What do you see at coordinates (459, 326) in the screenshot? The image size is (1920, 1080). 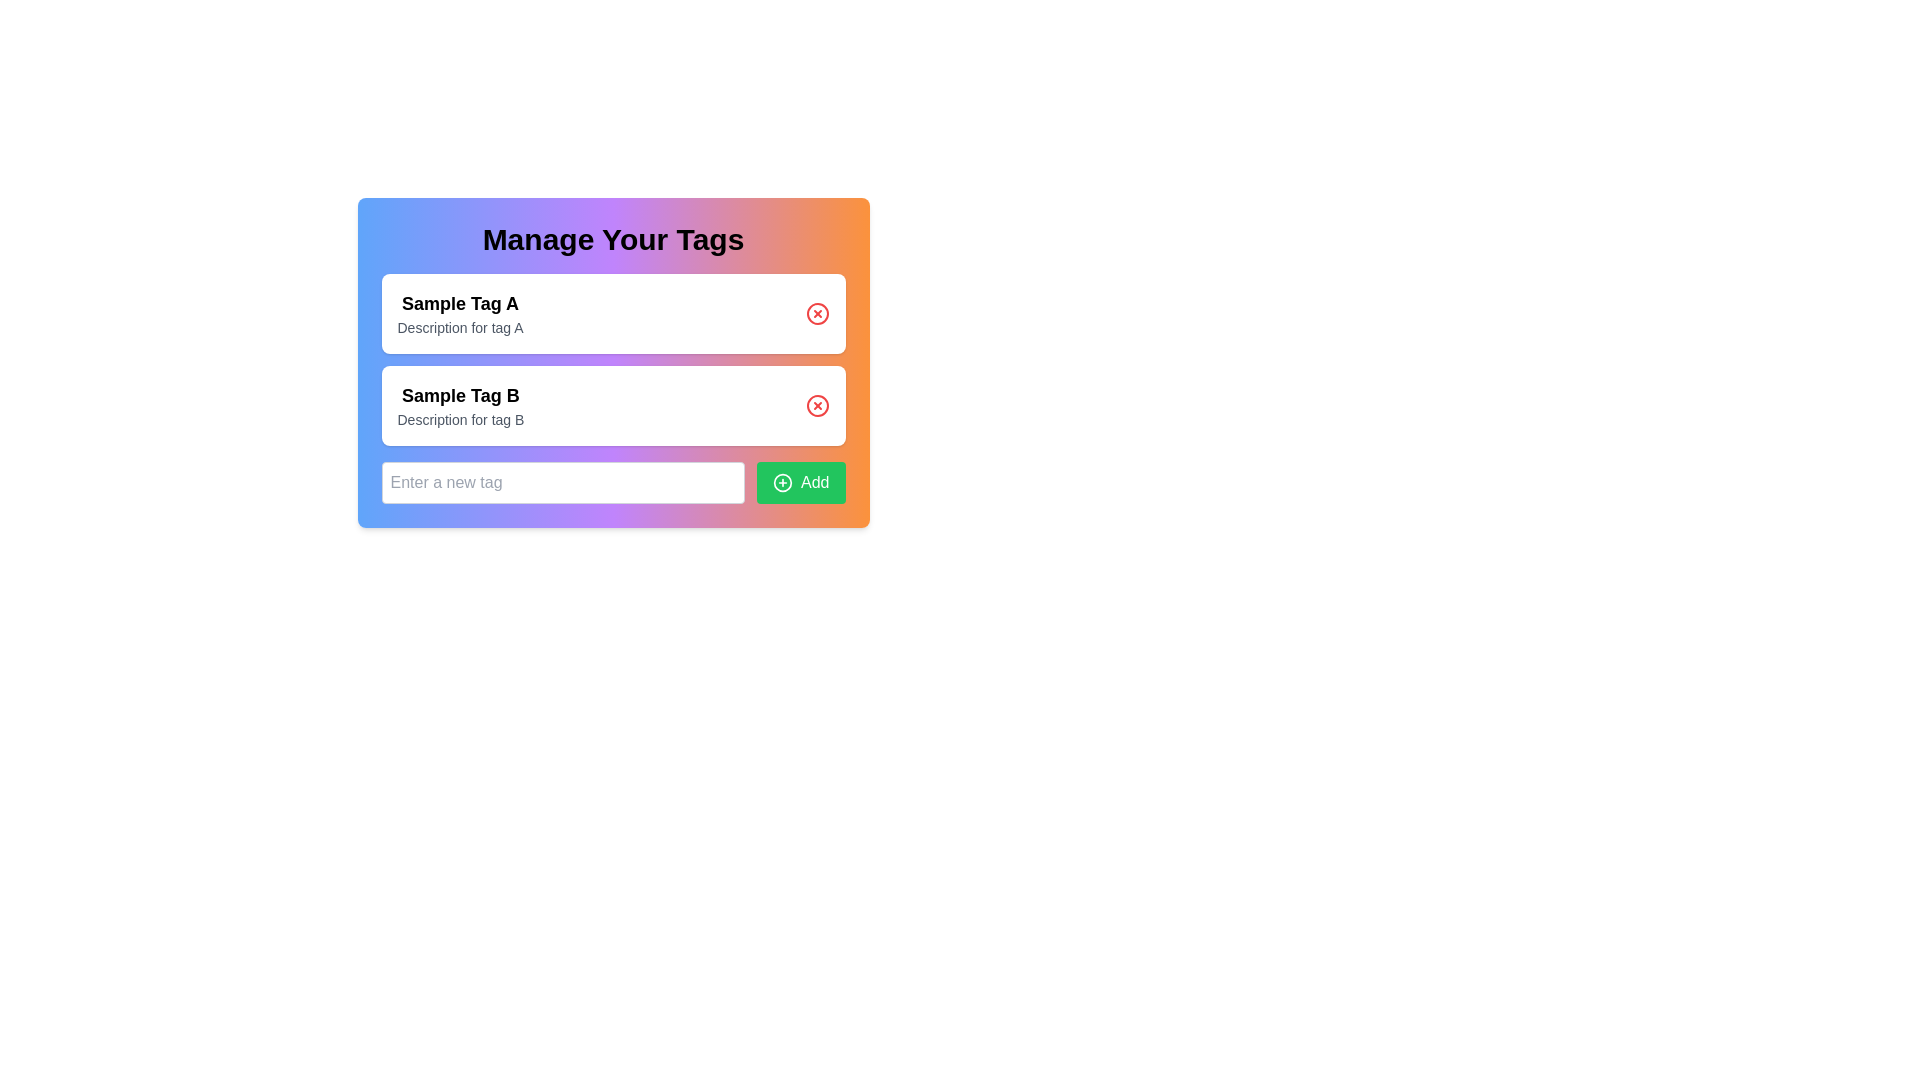 I see `the text label displaying 'Description for tag A', which is styled in smaller gray text and positioned under the title 'Sample Tag A' in the vertical list of tags` at bounding box center [459, 326].